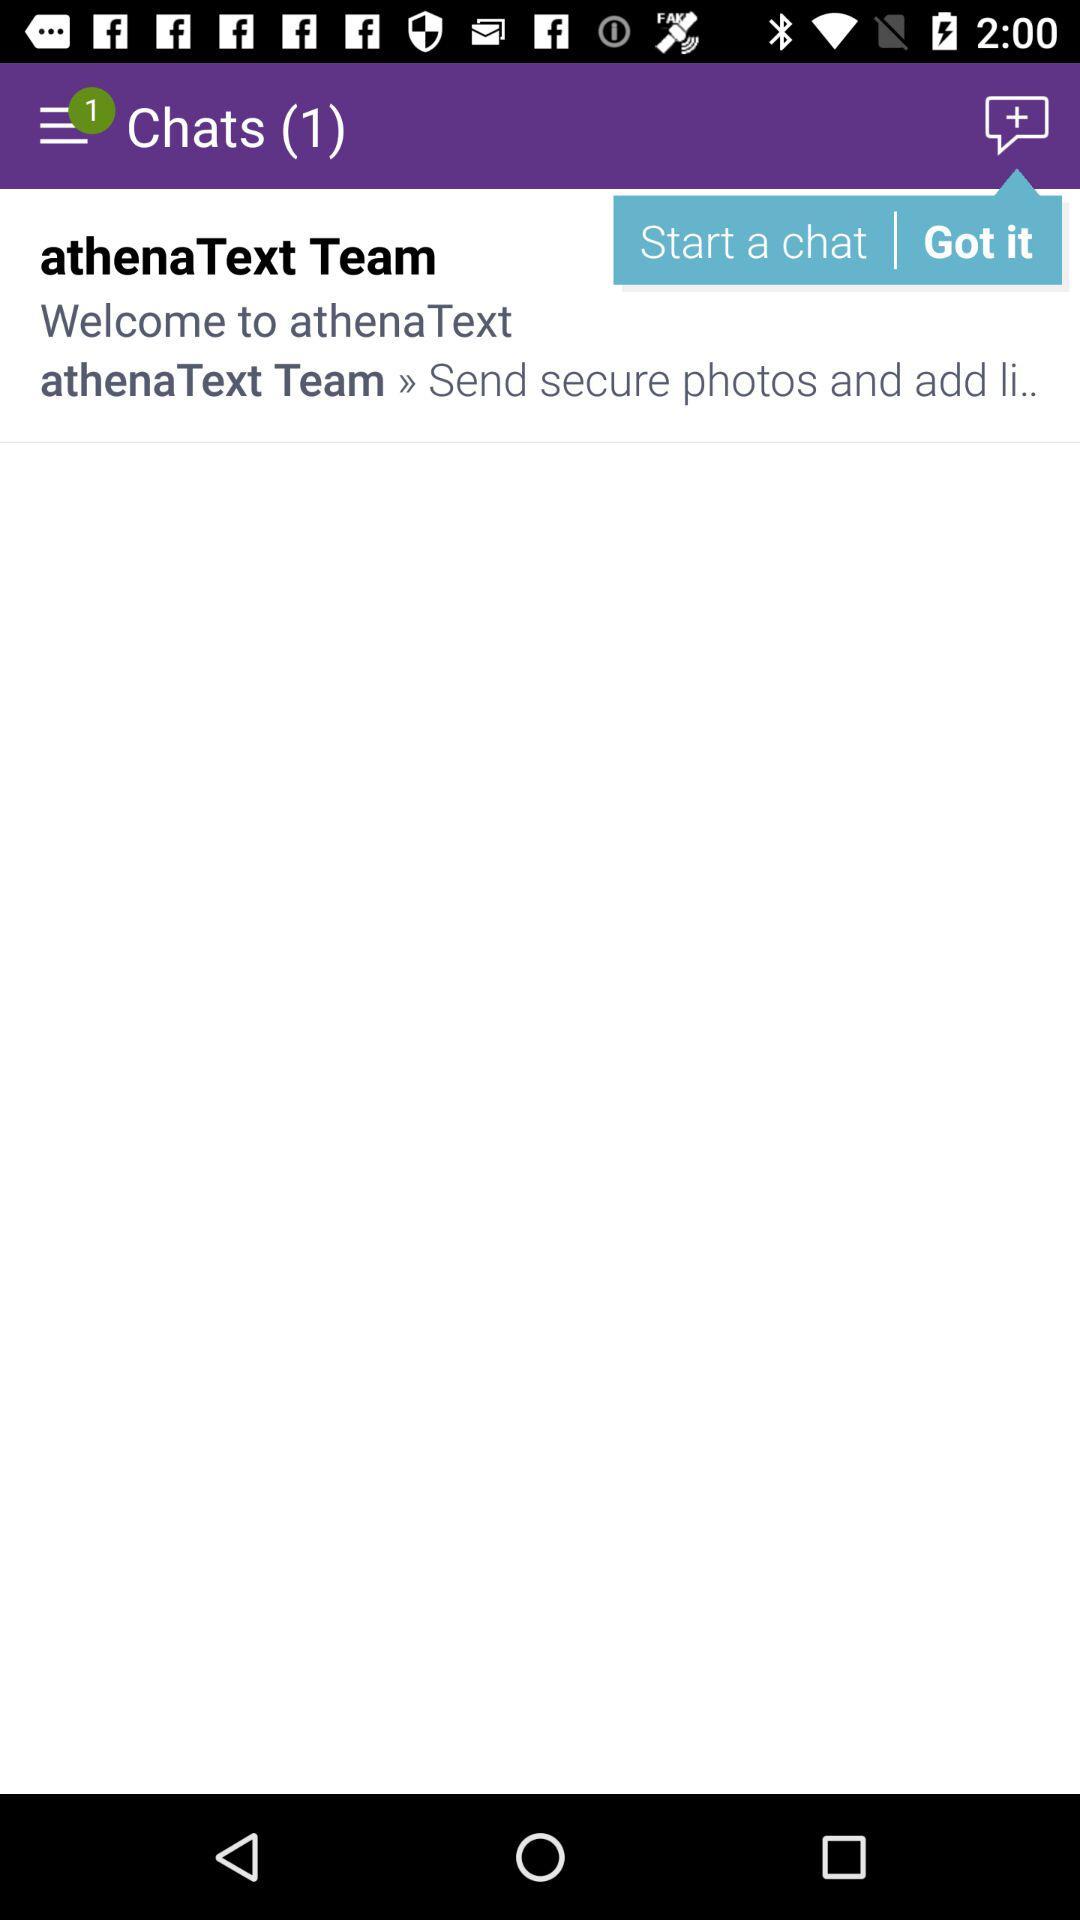 The width and height of the screenshot is (1080, 1920). Describe the element at coordinates (969, 253) in the screenshot. I see `the icon to the right of athenatext team icon` at that location.